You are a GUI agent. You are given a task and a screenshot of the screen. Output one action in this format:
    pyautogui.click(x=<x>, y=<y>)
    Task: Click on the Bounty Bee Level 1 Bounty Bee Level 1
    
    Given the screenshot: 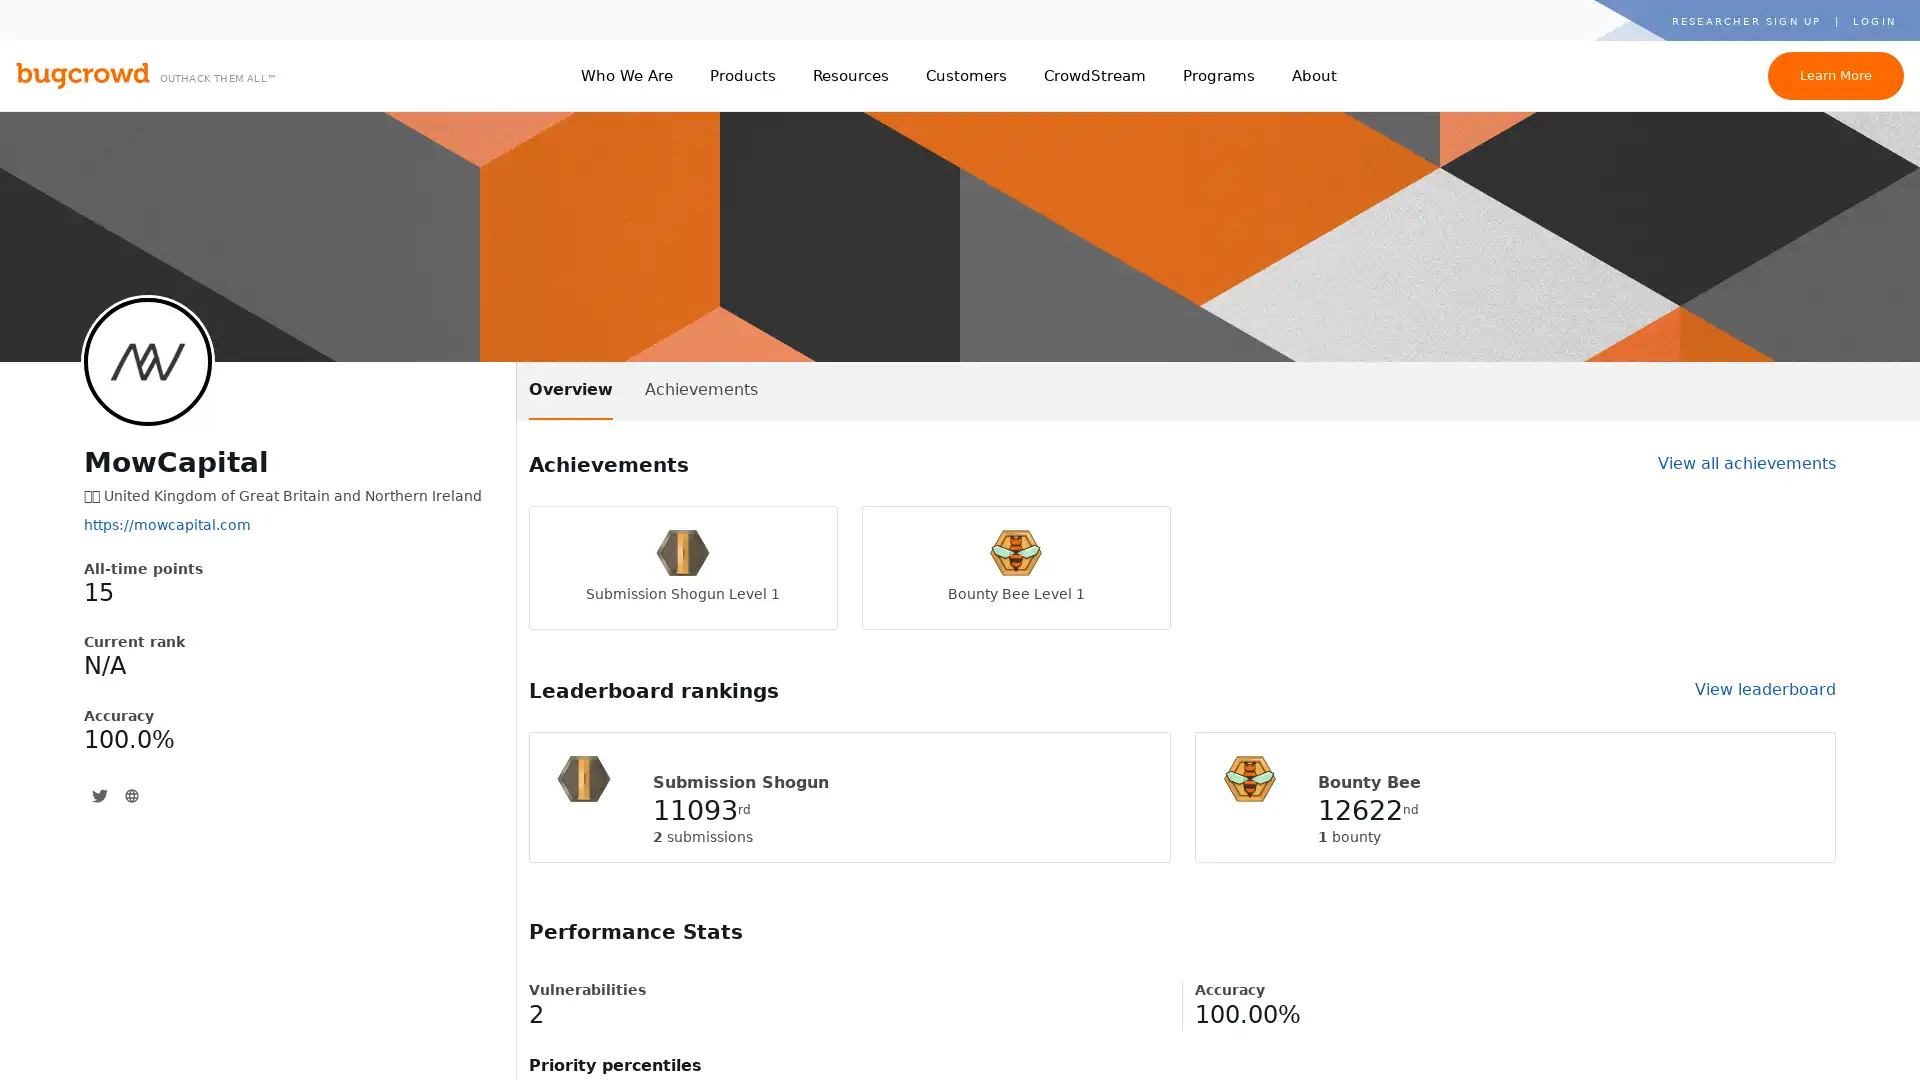 What is the action you would take?
    pyautogui.click(x=1015, y=567)
    